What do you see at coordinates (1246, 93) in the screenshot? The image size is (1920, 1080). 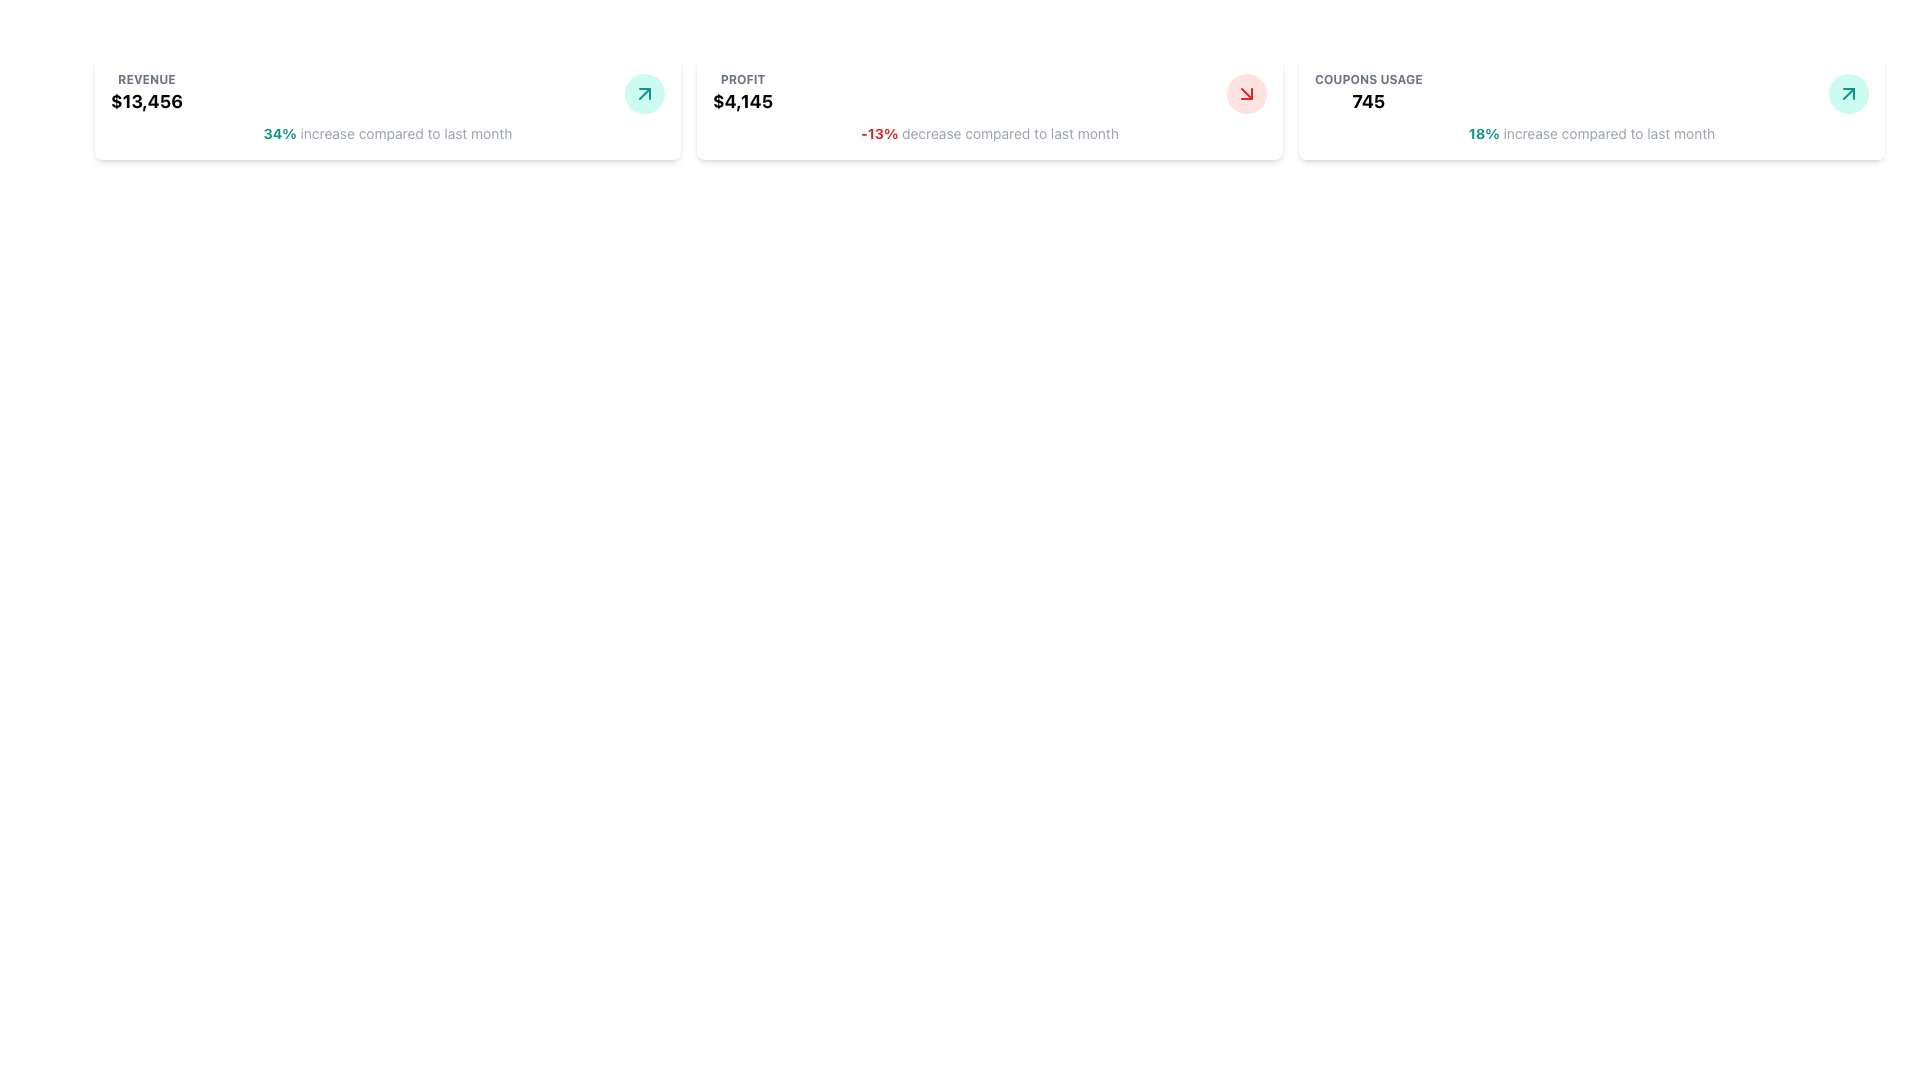 I see `the circular icon with a red background and a white arrow inside, located at the bottom-right of the 'Profit' card` at bounding box center [1246, 93].